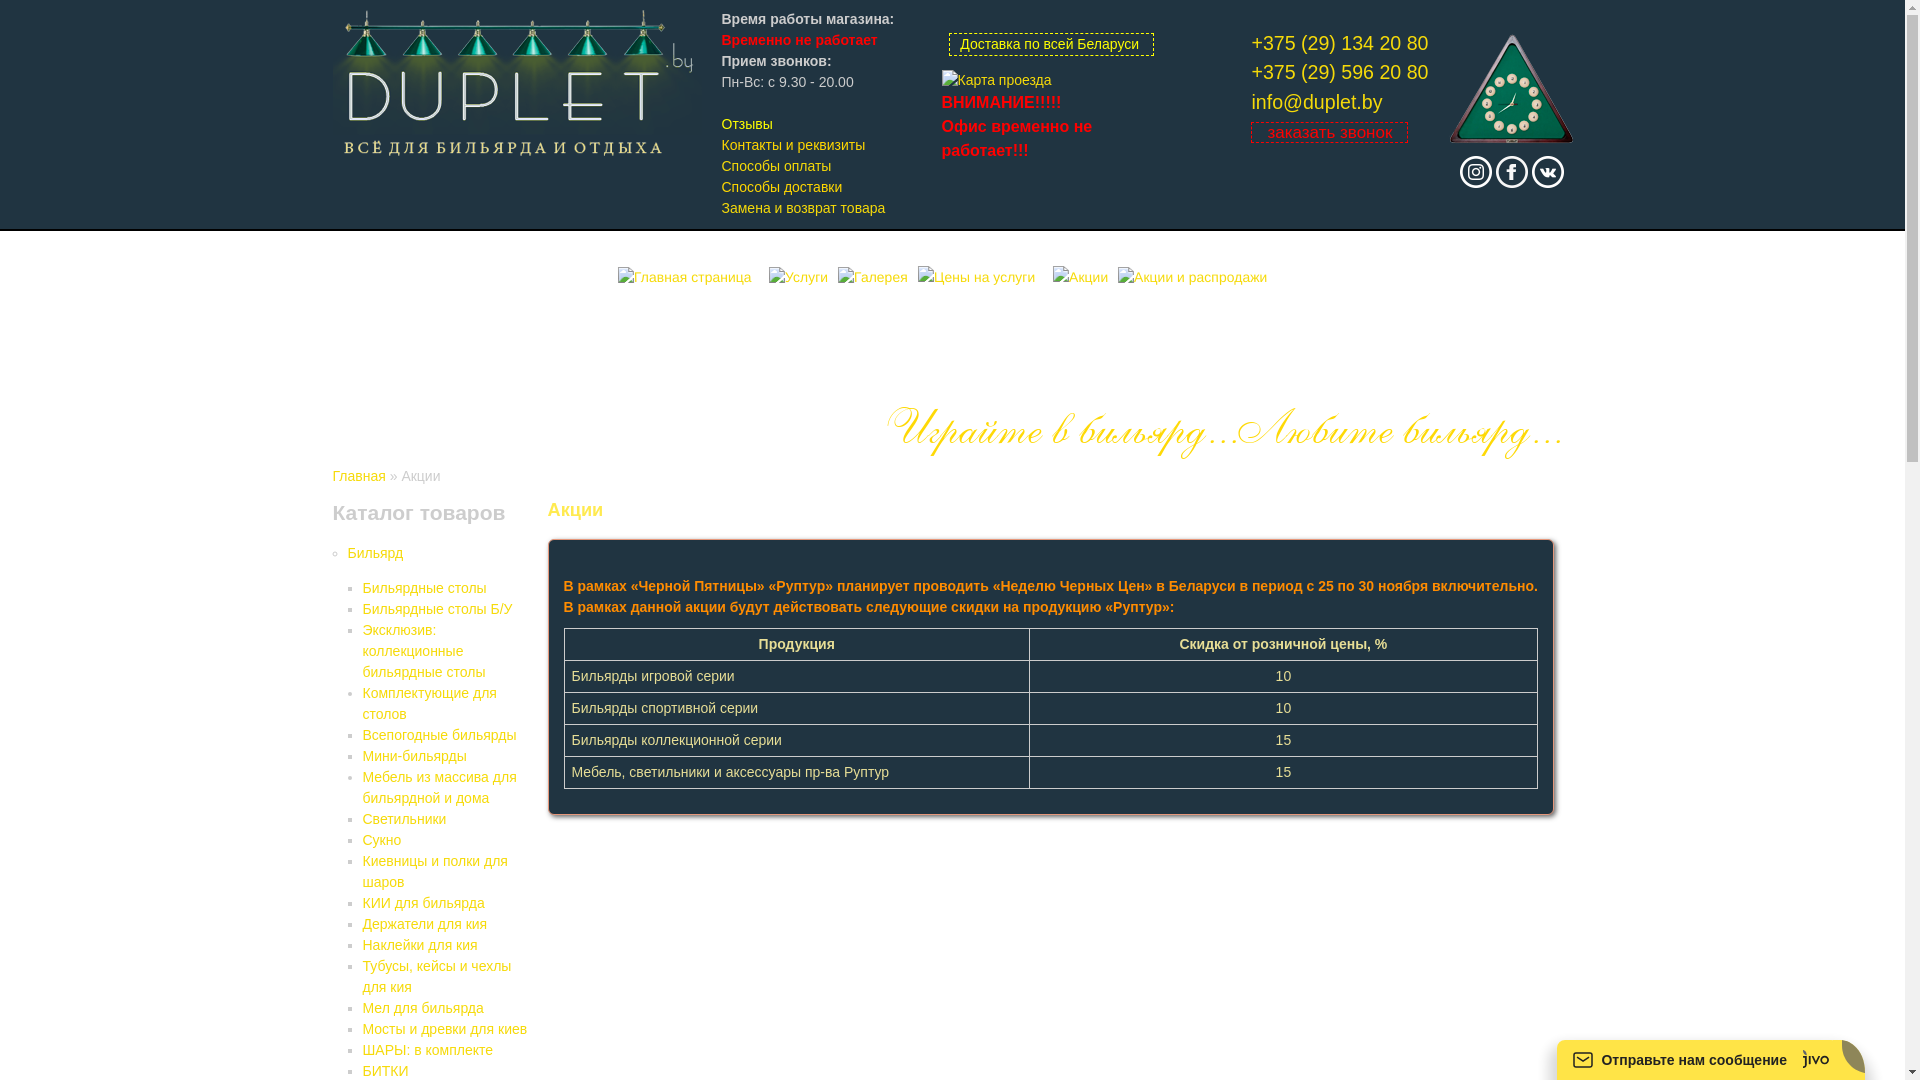 The width and height of the screenshot is (1920, 1080). I want to click on 'info@duplet.by', so click(1316, 101).